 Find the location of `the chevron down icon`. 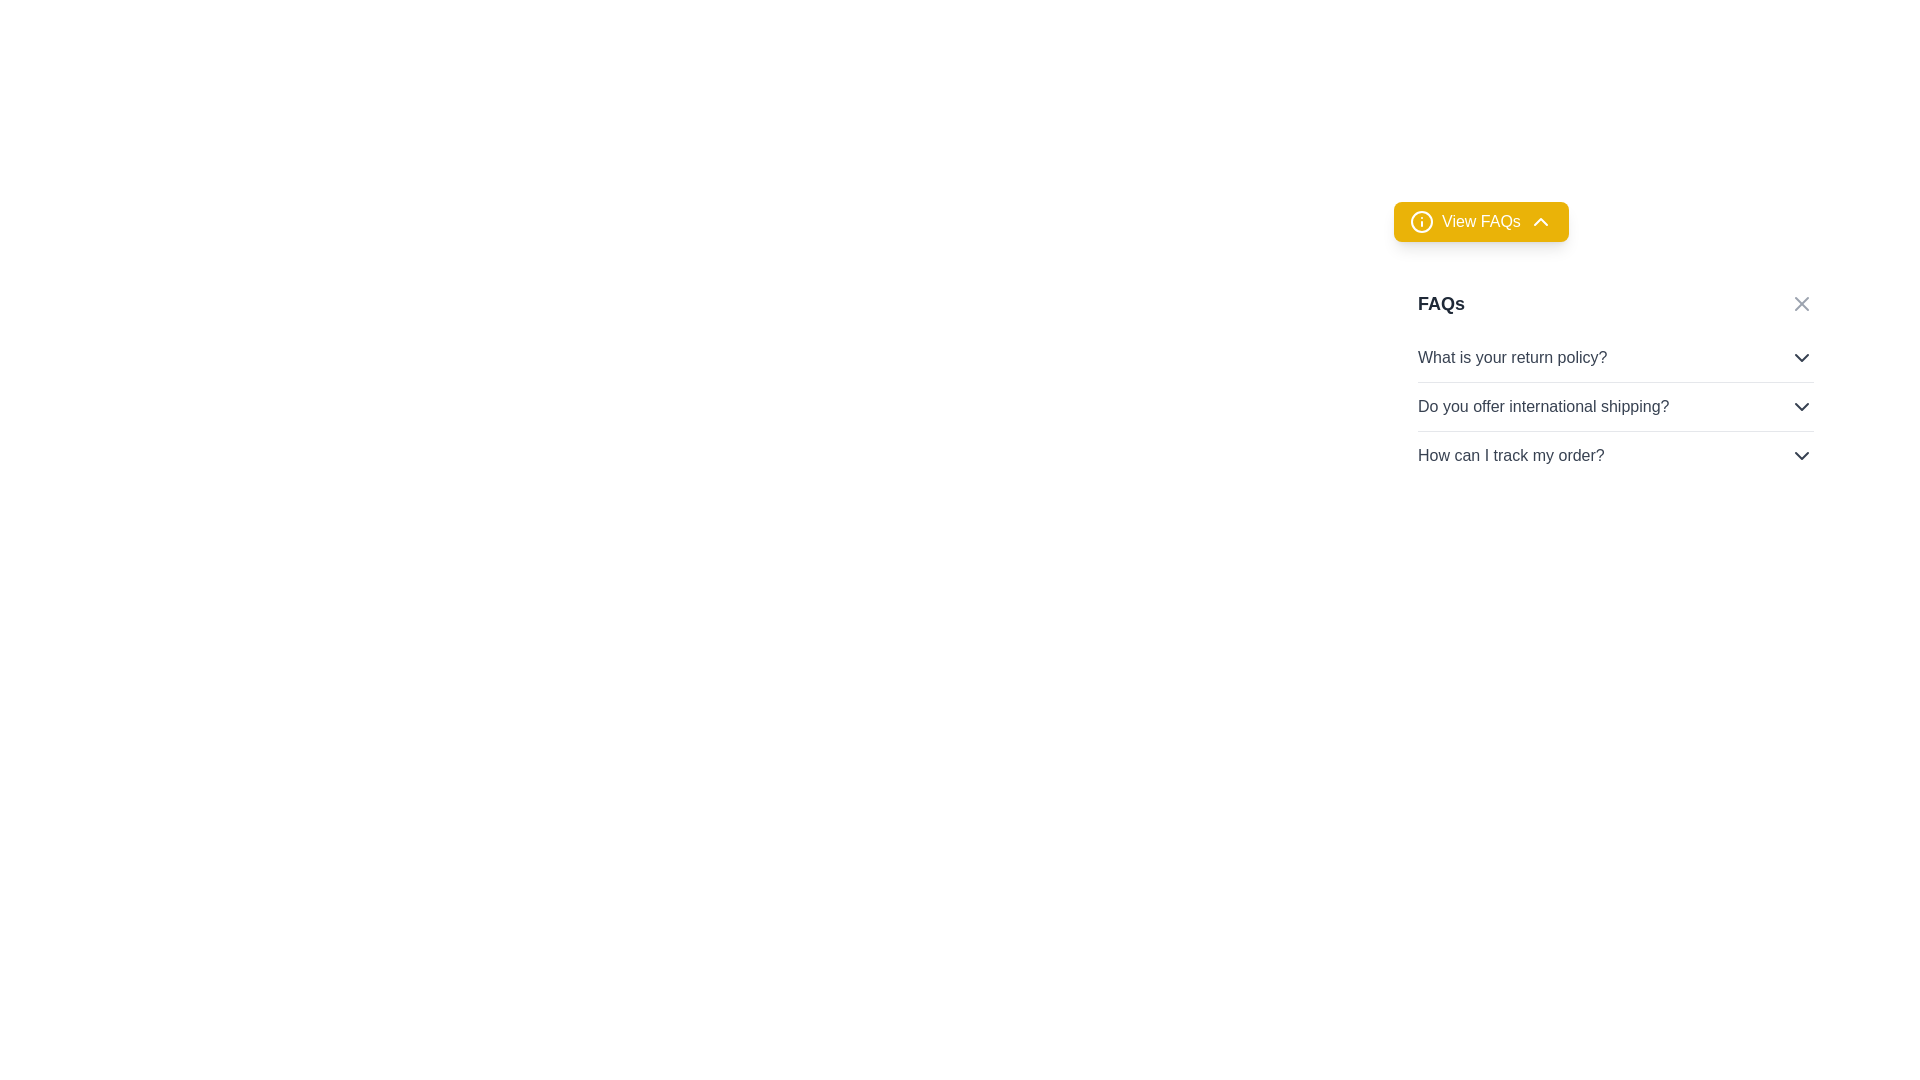

the chevron down icon is located at coordinates (1801, 357).